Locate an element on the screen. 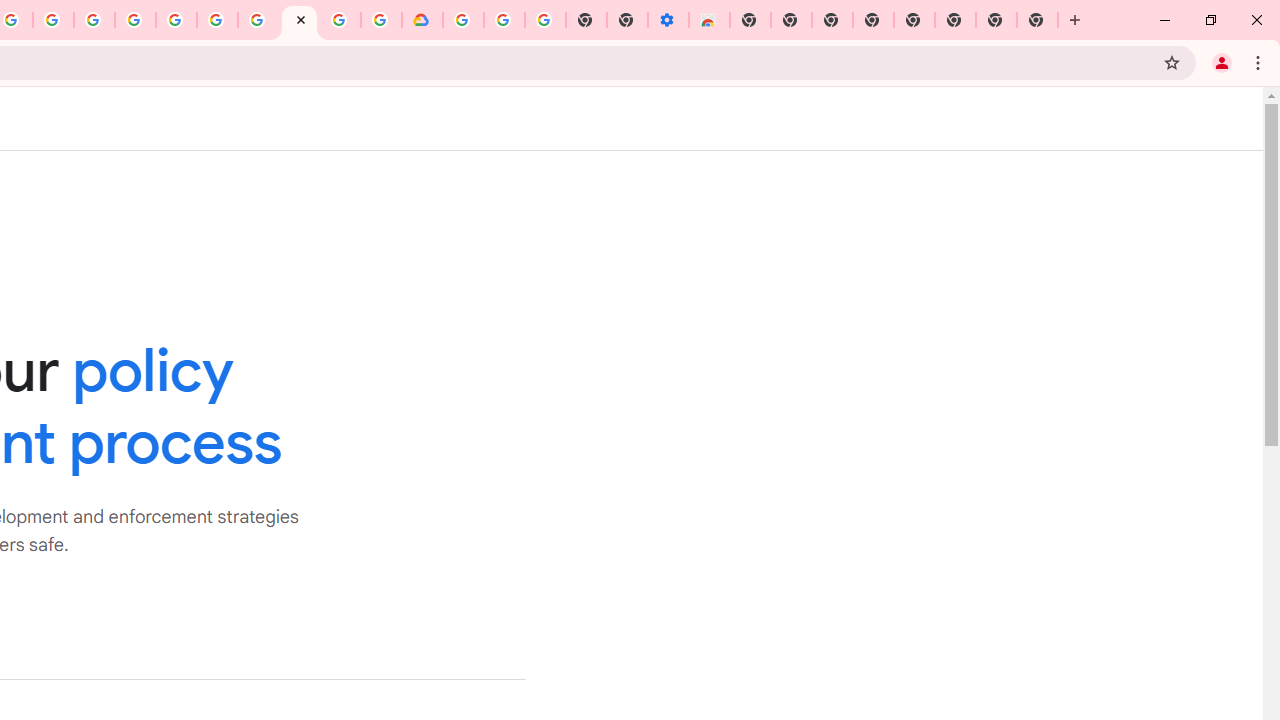 This screenshot has width=1280, height=720. 'Chrome Web Store - Accessibility extensions' is located at coordinates (709, 20).